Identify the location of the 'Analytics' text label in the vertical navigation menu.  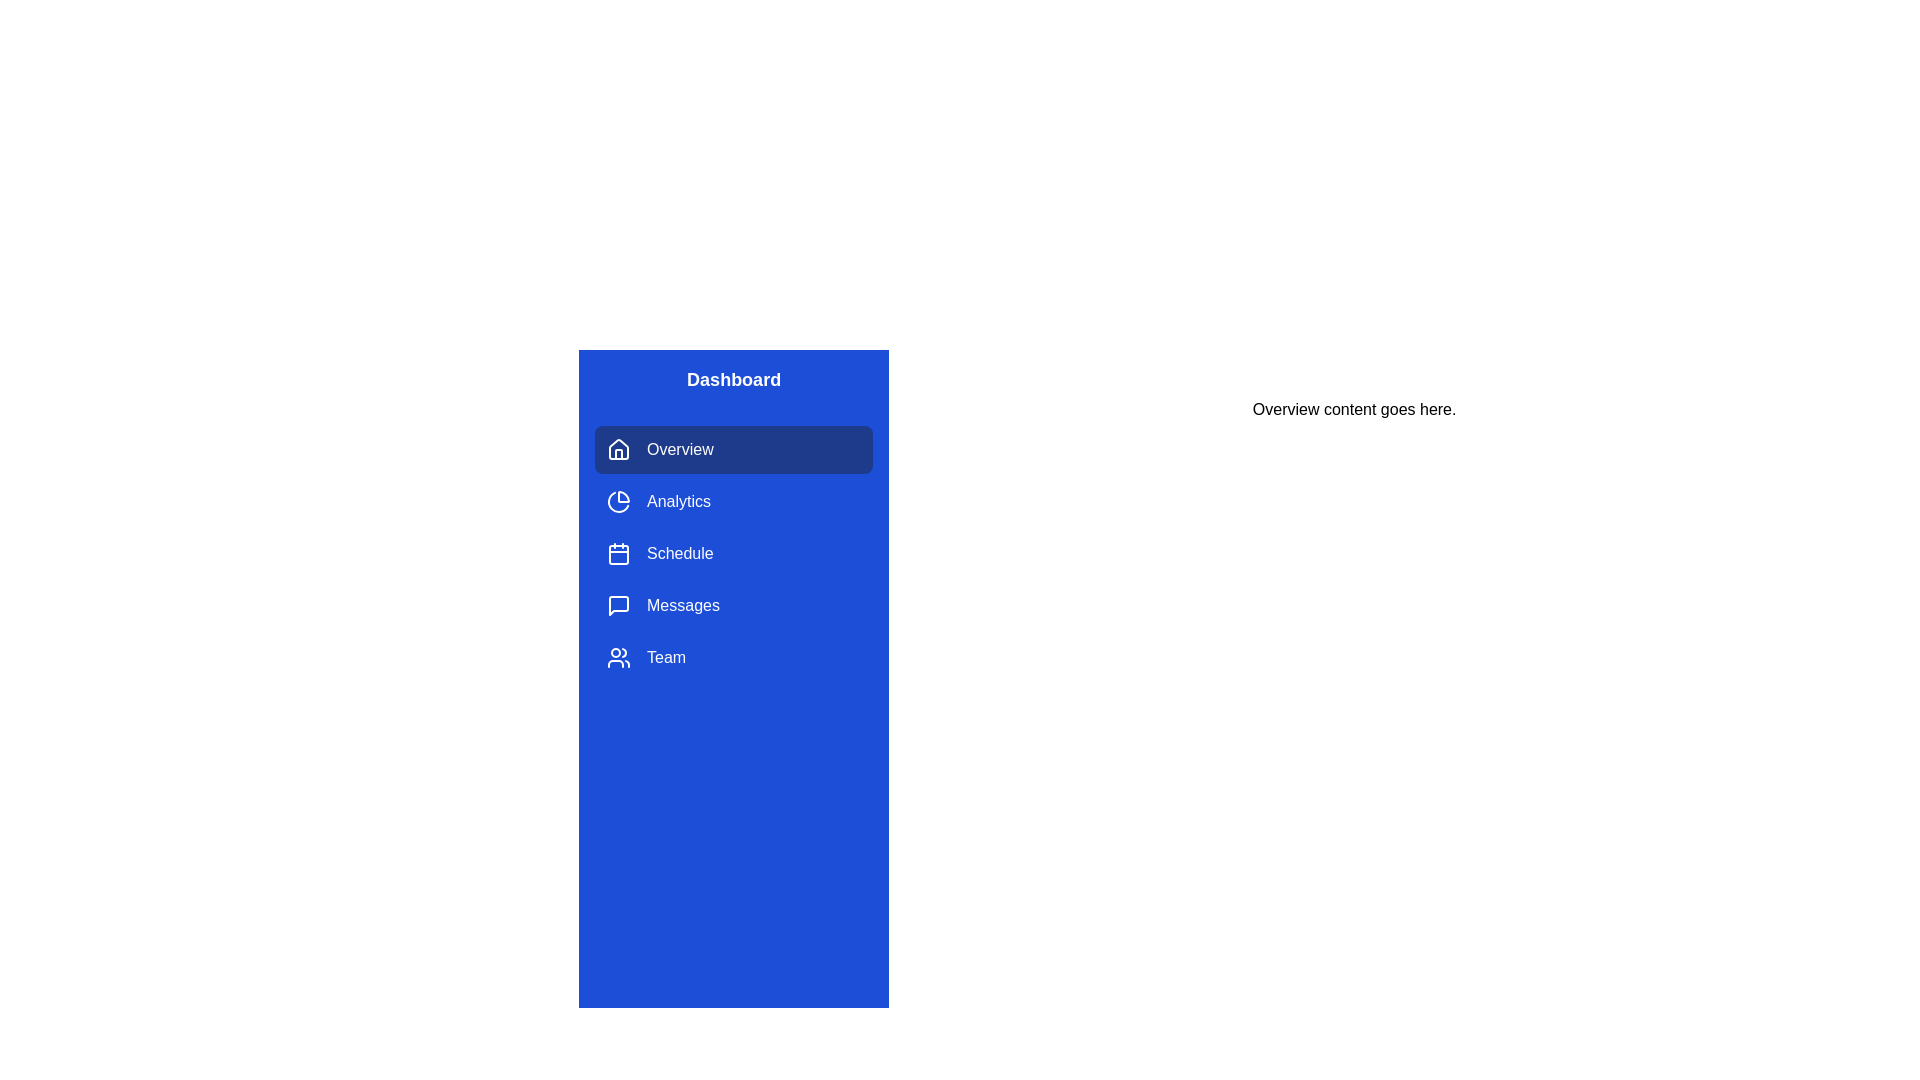
(679, 500).